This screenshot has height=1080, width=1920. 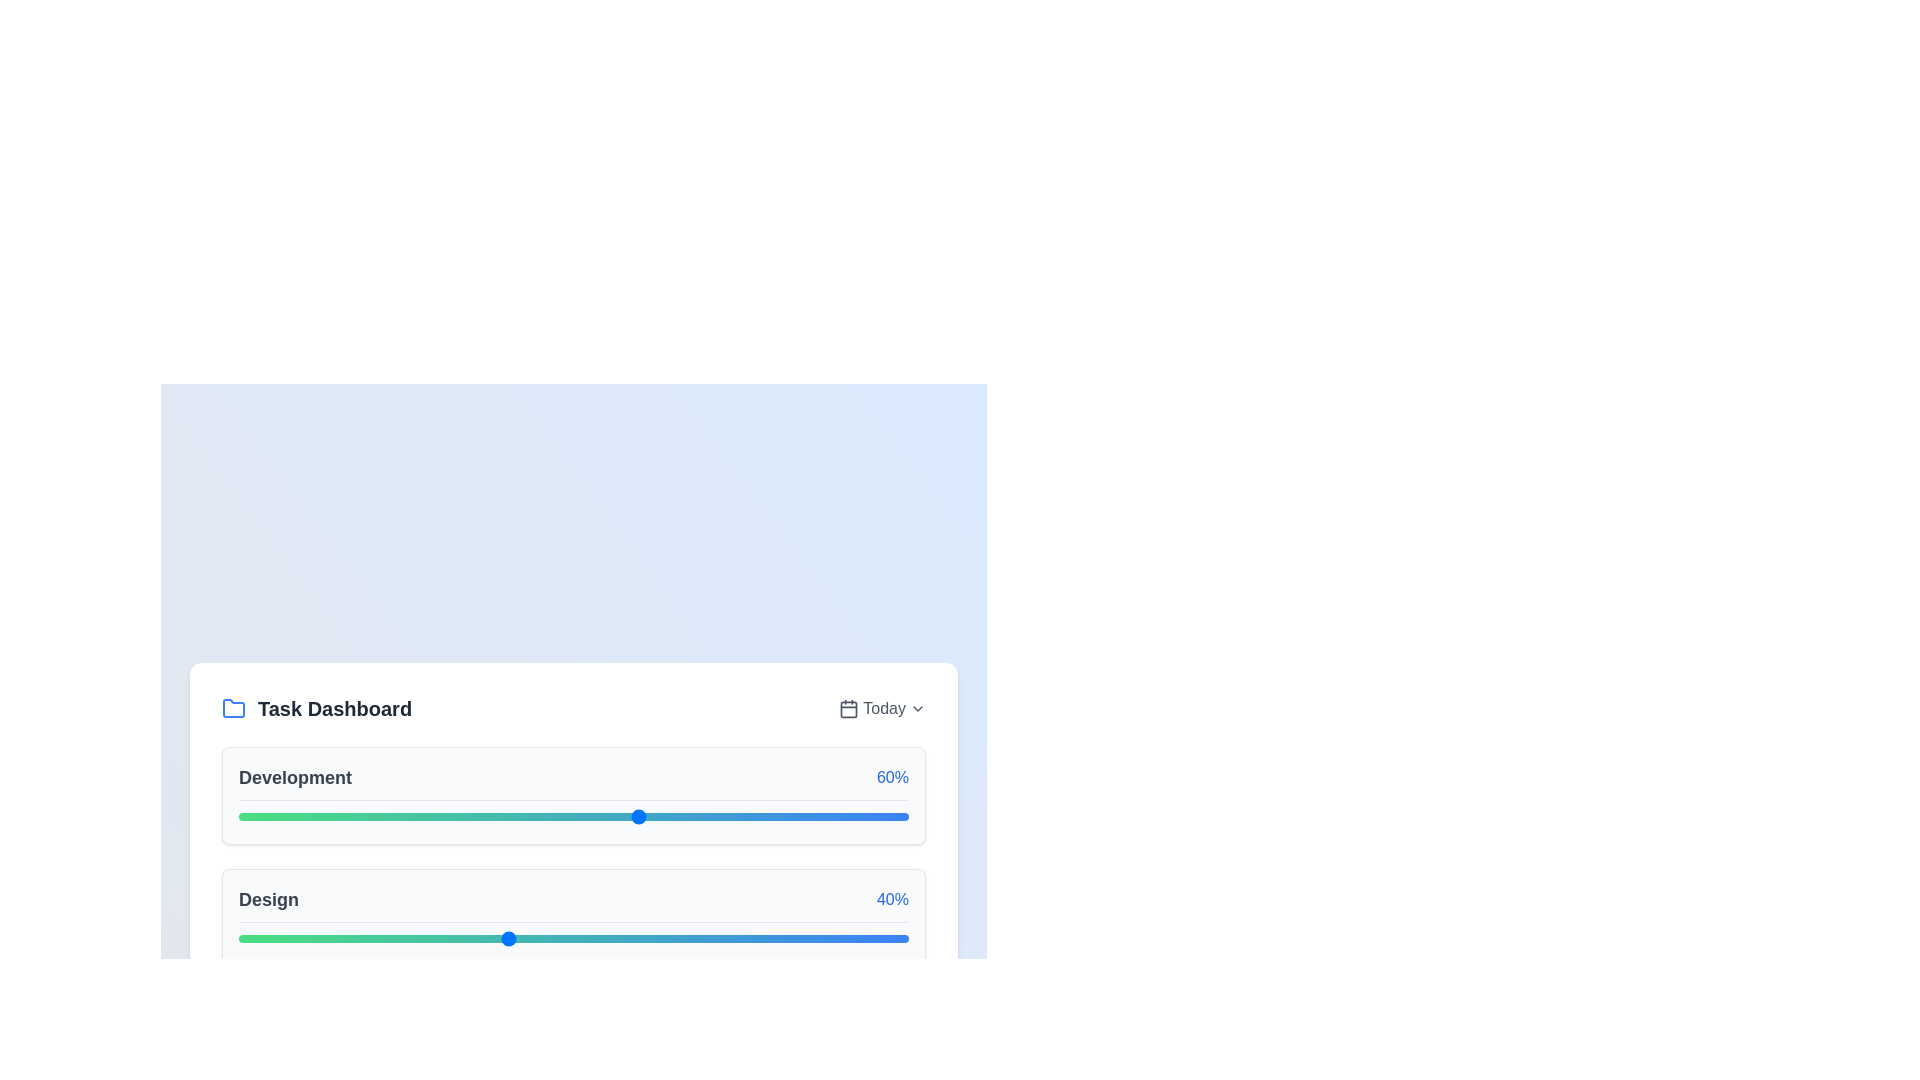 I want to click on the development progress, so click(x=305, y=817).